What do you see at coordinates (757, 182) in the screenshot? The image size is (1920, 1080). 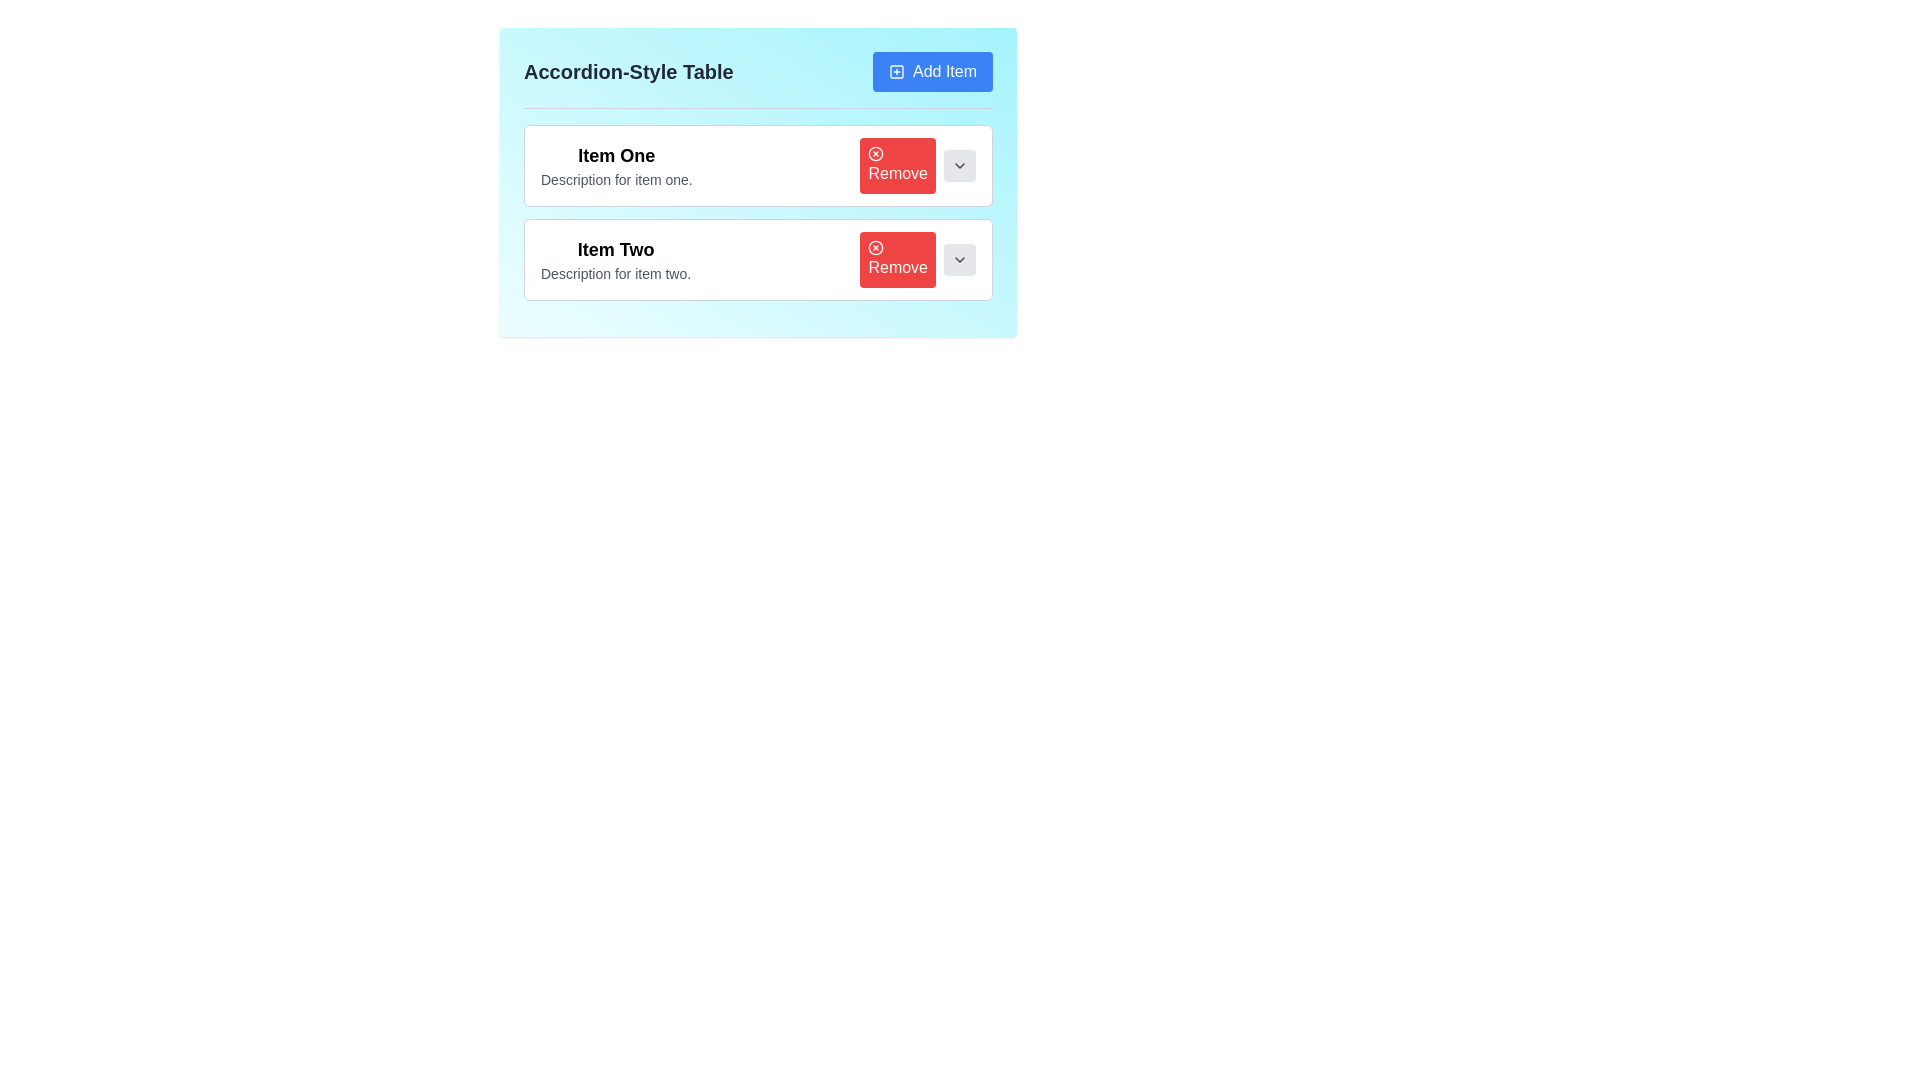 I see `the interactive button within the accordion-style list or table to observe style changes` at bounding box center [757, 182].